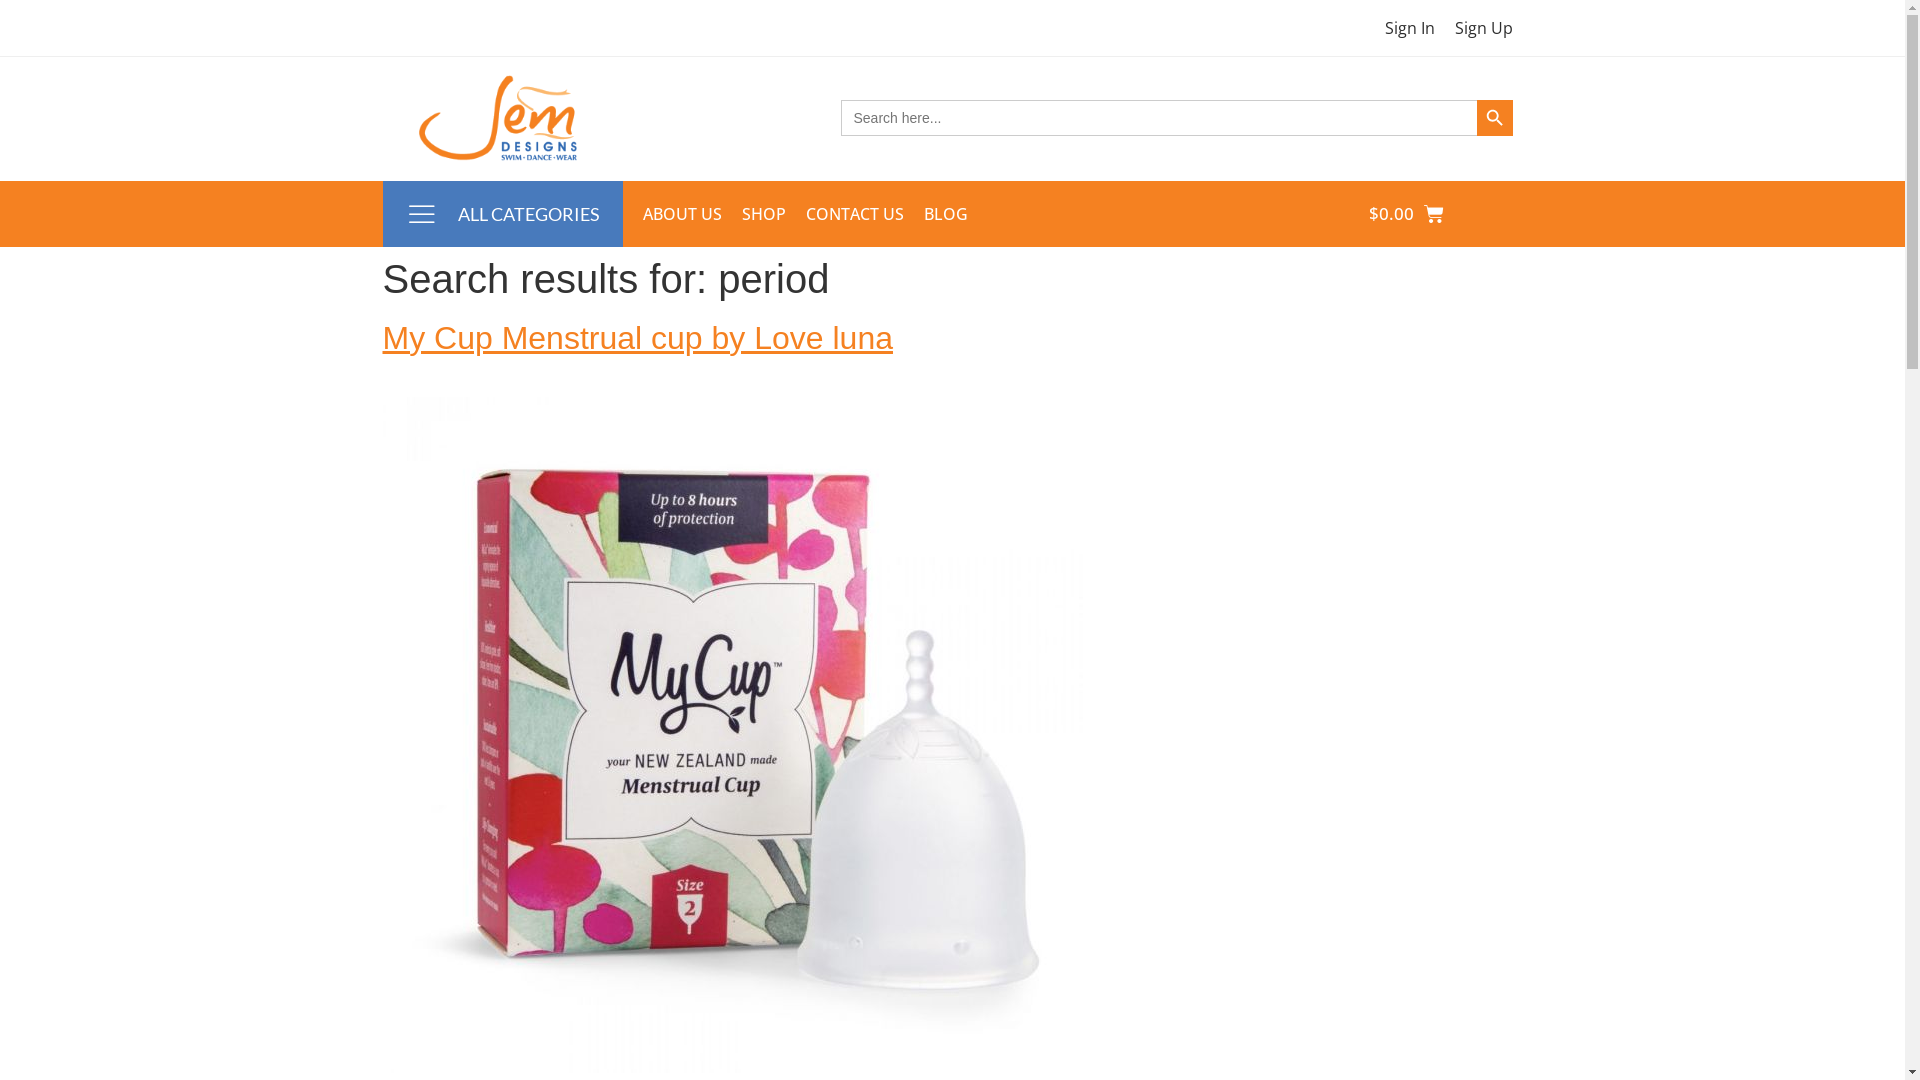 Image resolution: width=1920 pixels, height=1080 pixels. What do you see at coordinates (854, 212) in the screenshot?
I see `'CONTACT US'` at bounding box center [854, 212].